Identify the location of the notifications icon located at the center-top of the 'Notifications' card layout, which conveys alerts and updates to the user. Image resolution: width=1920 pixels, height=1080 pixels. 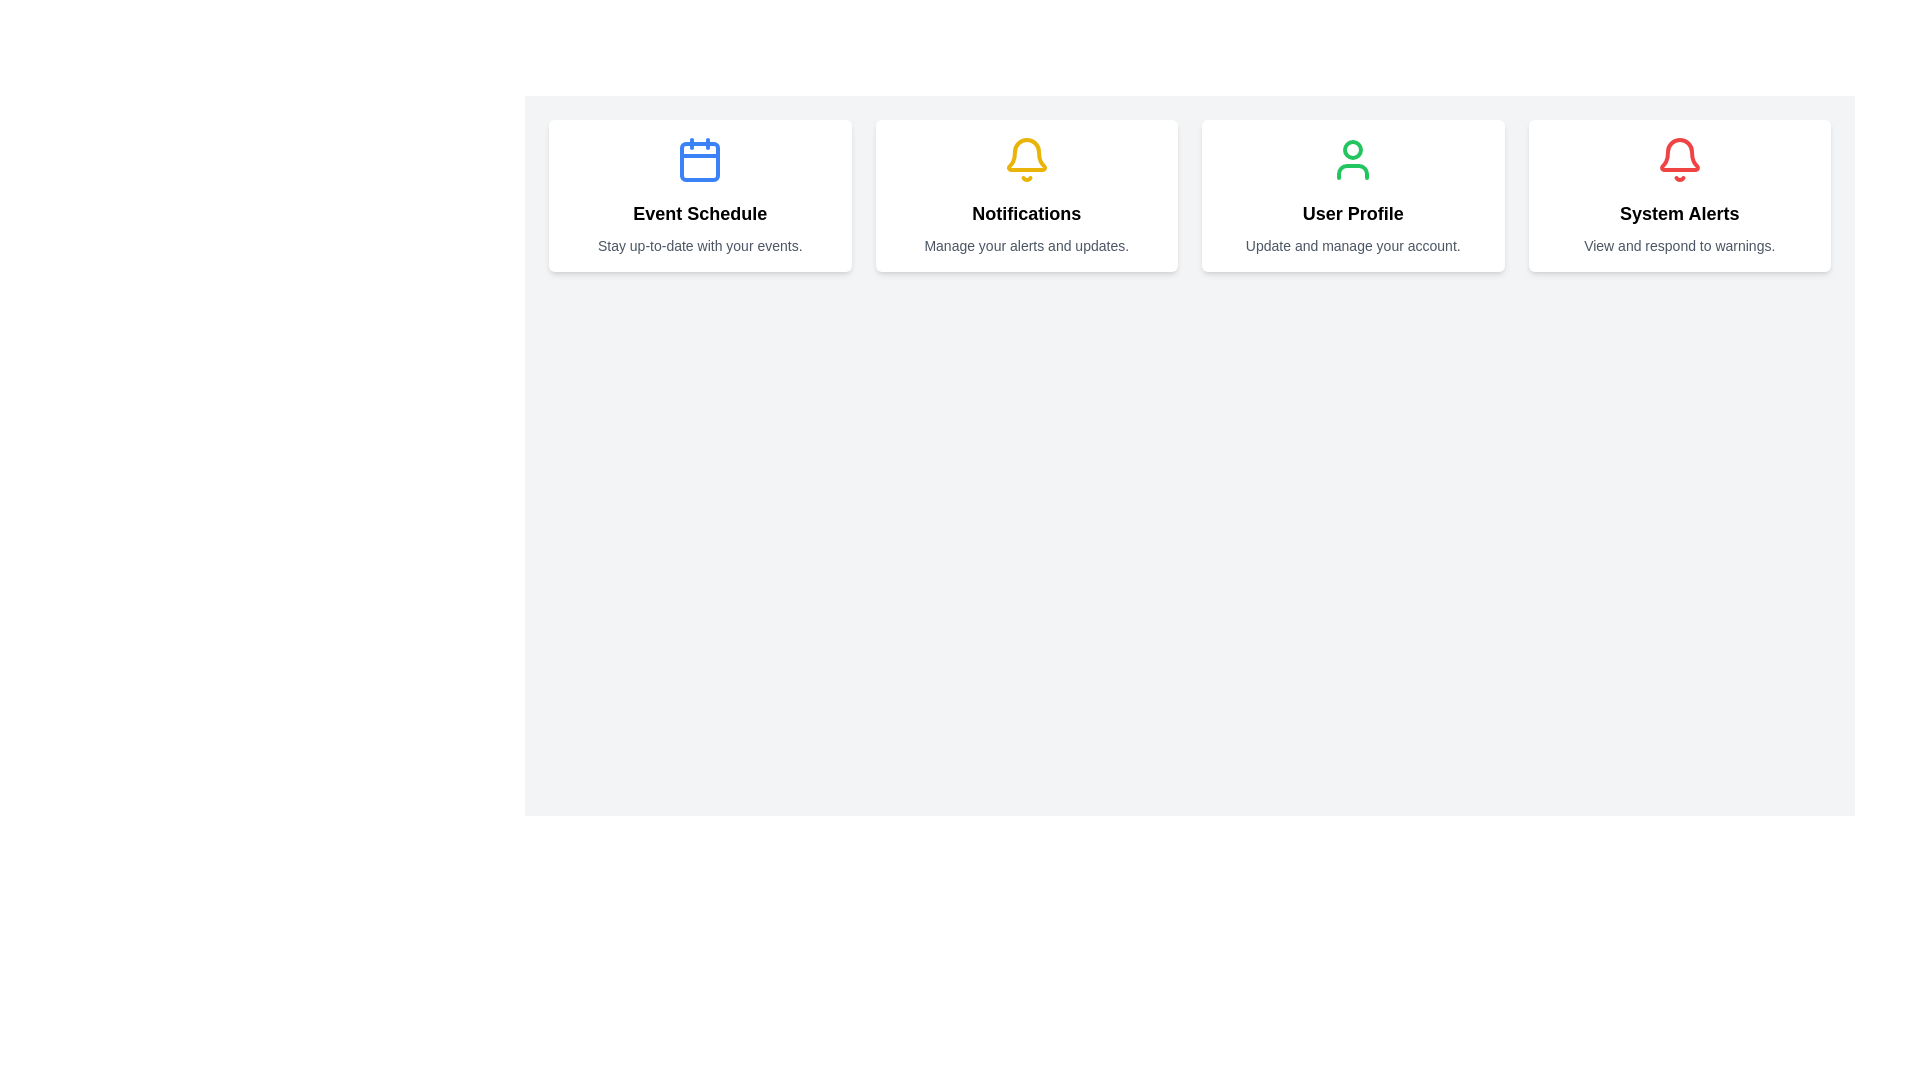
(1026, 158).